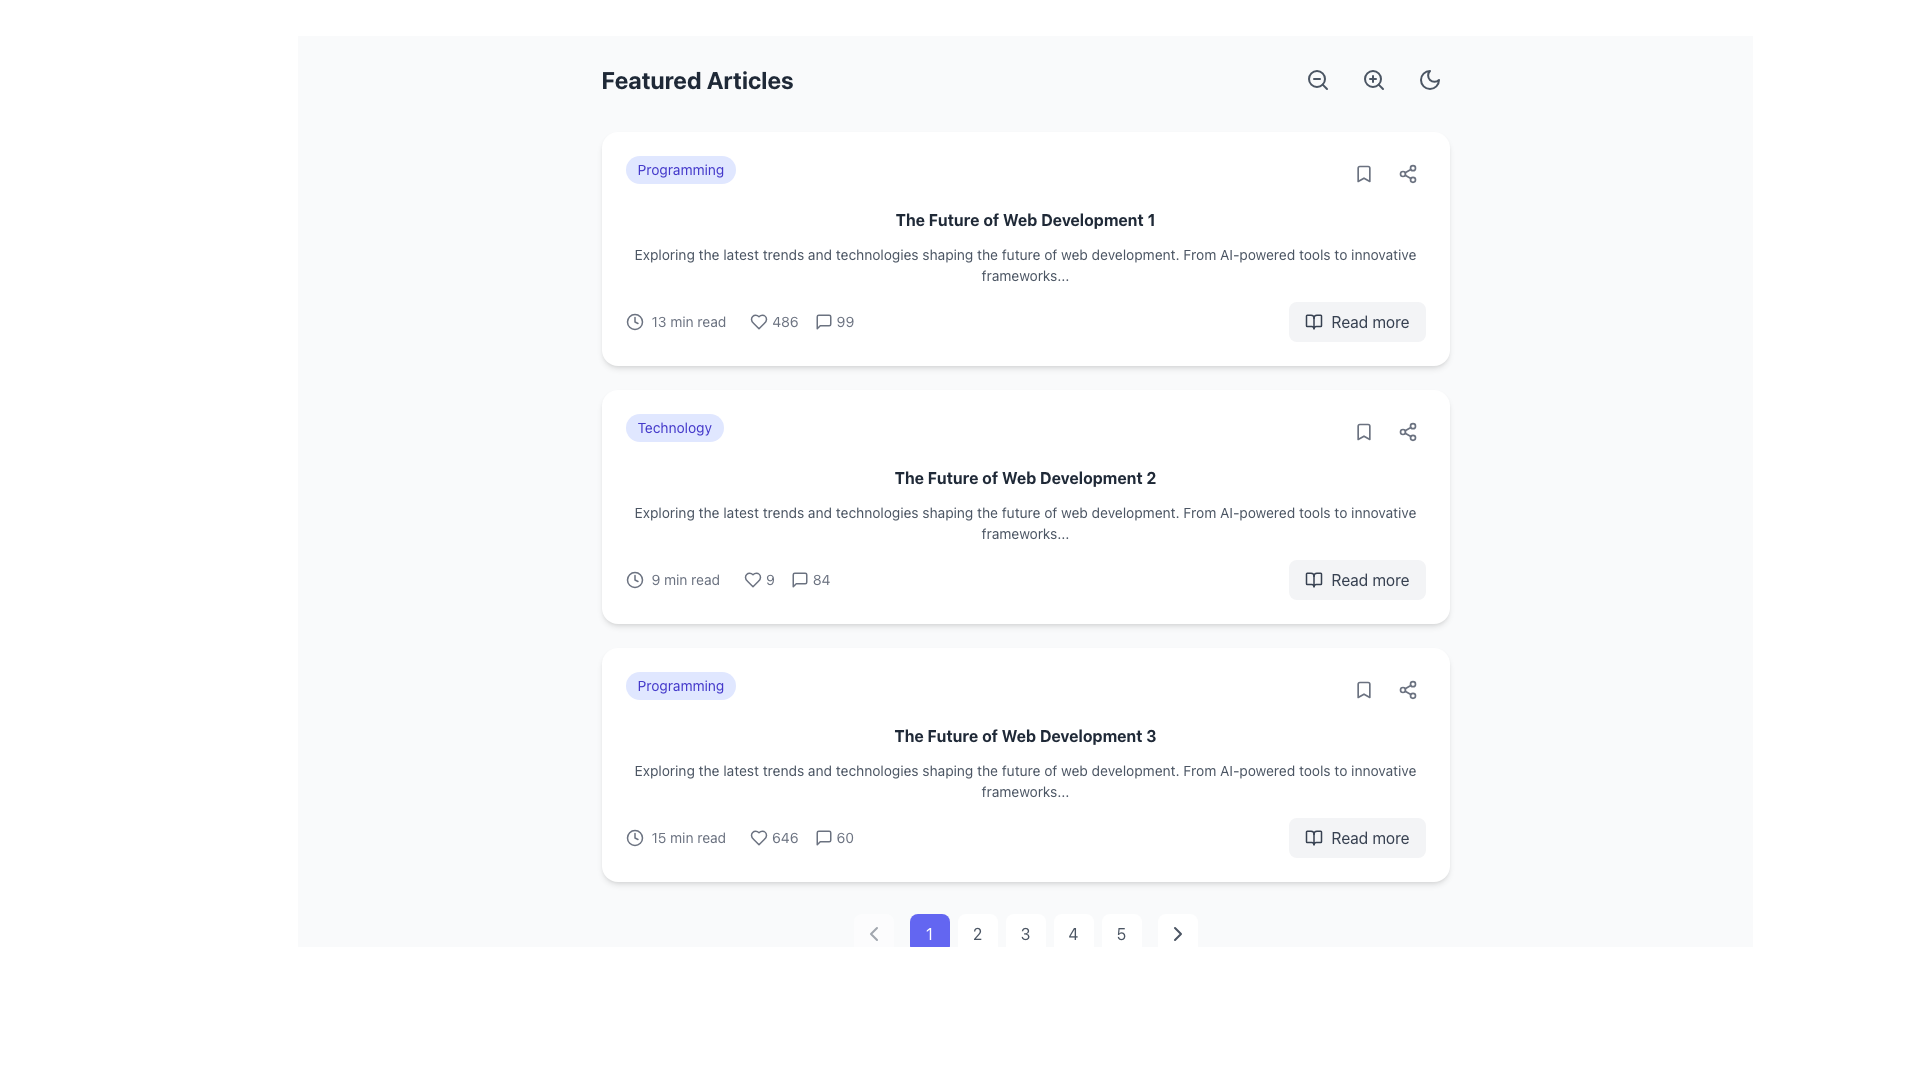  I want to click on the rightward-pointing chevron icon located at the bottom center of the interface, so click(1177, 933).